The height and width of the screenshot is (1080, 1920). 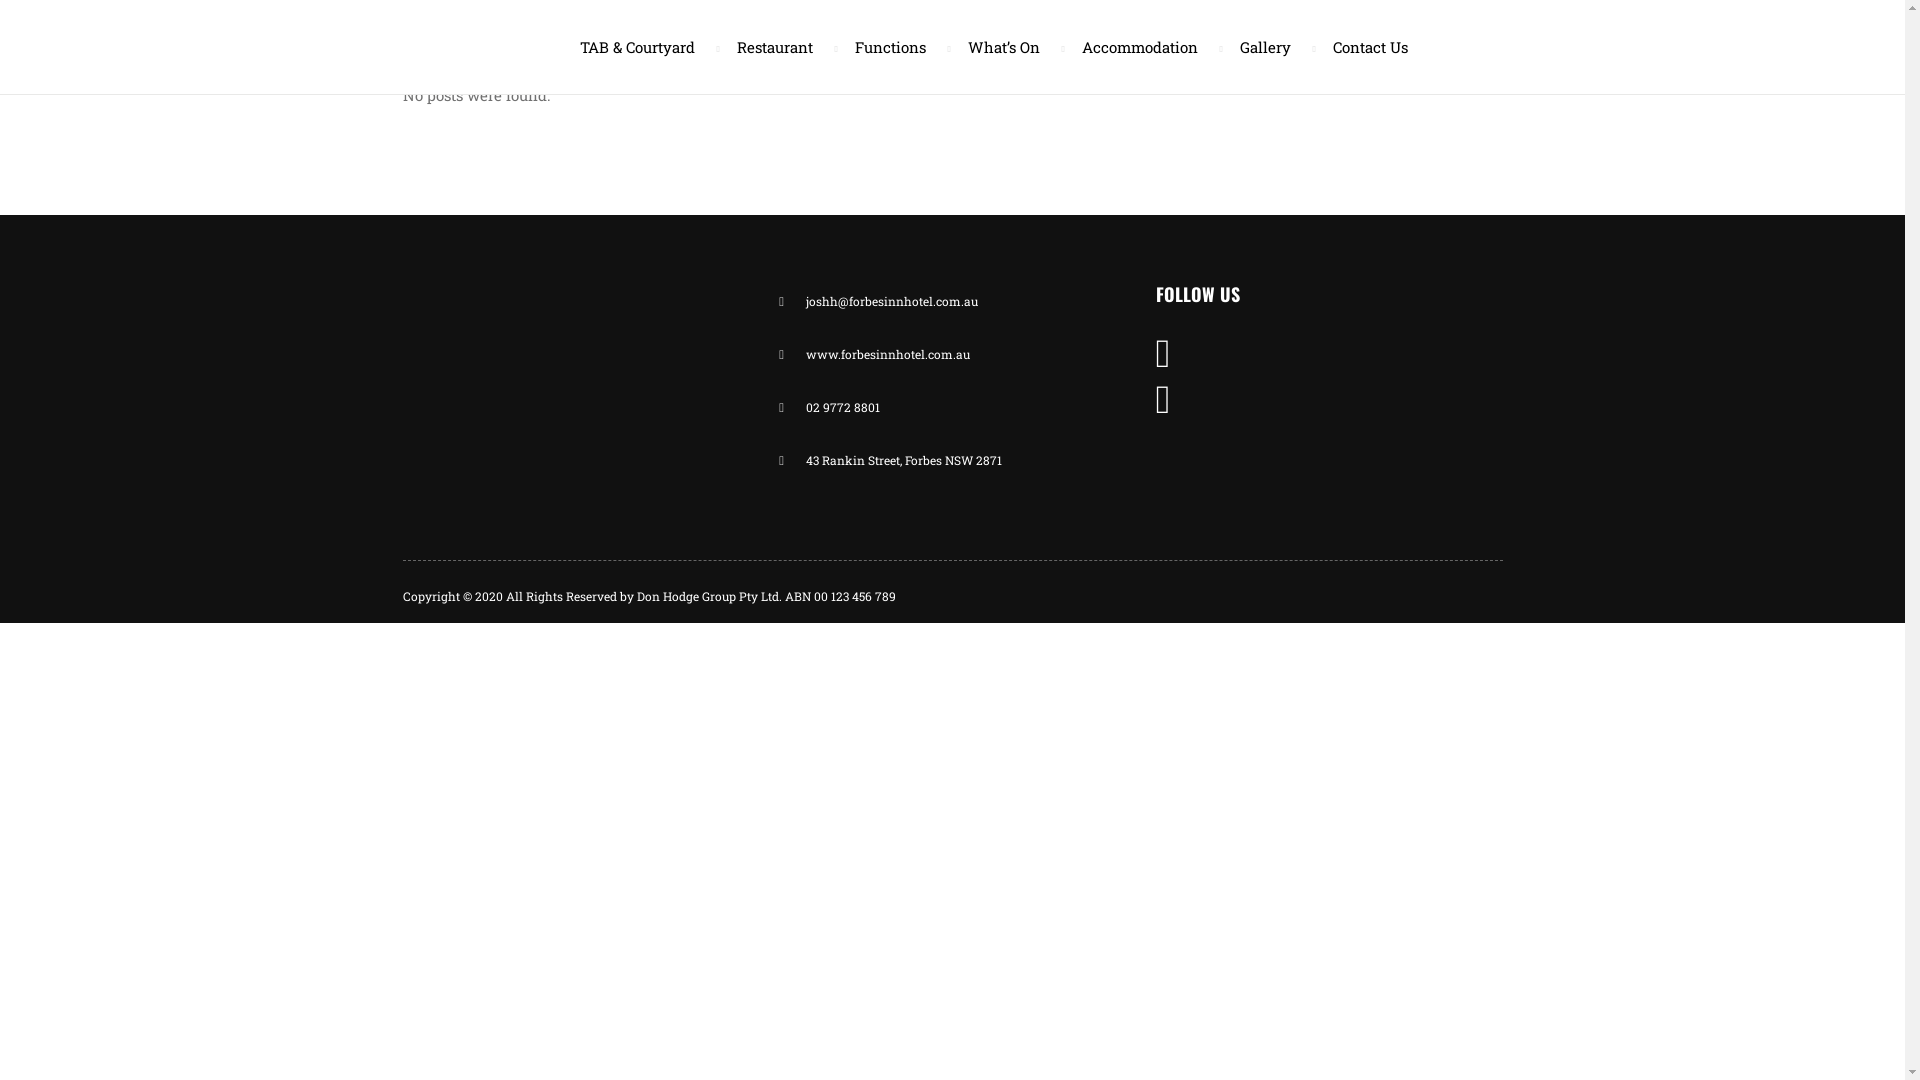 What do you see at coordinates (777, 45) in the screenshot?
I see `'Restaurant'` at bounding box center [777, 45].